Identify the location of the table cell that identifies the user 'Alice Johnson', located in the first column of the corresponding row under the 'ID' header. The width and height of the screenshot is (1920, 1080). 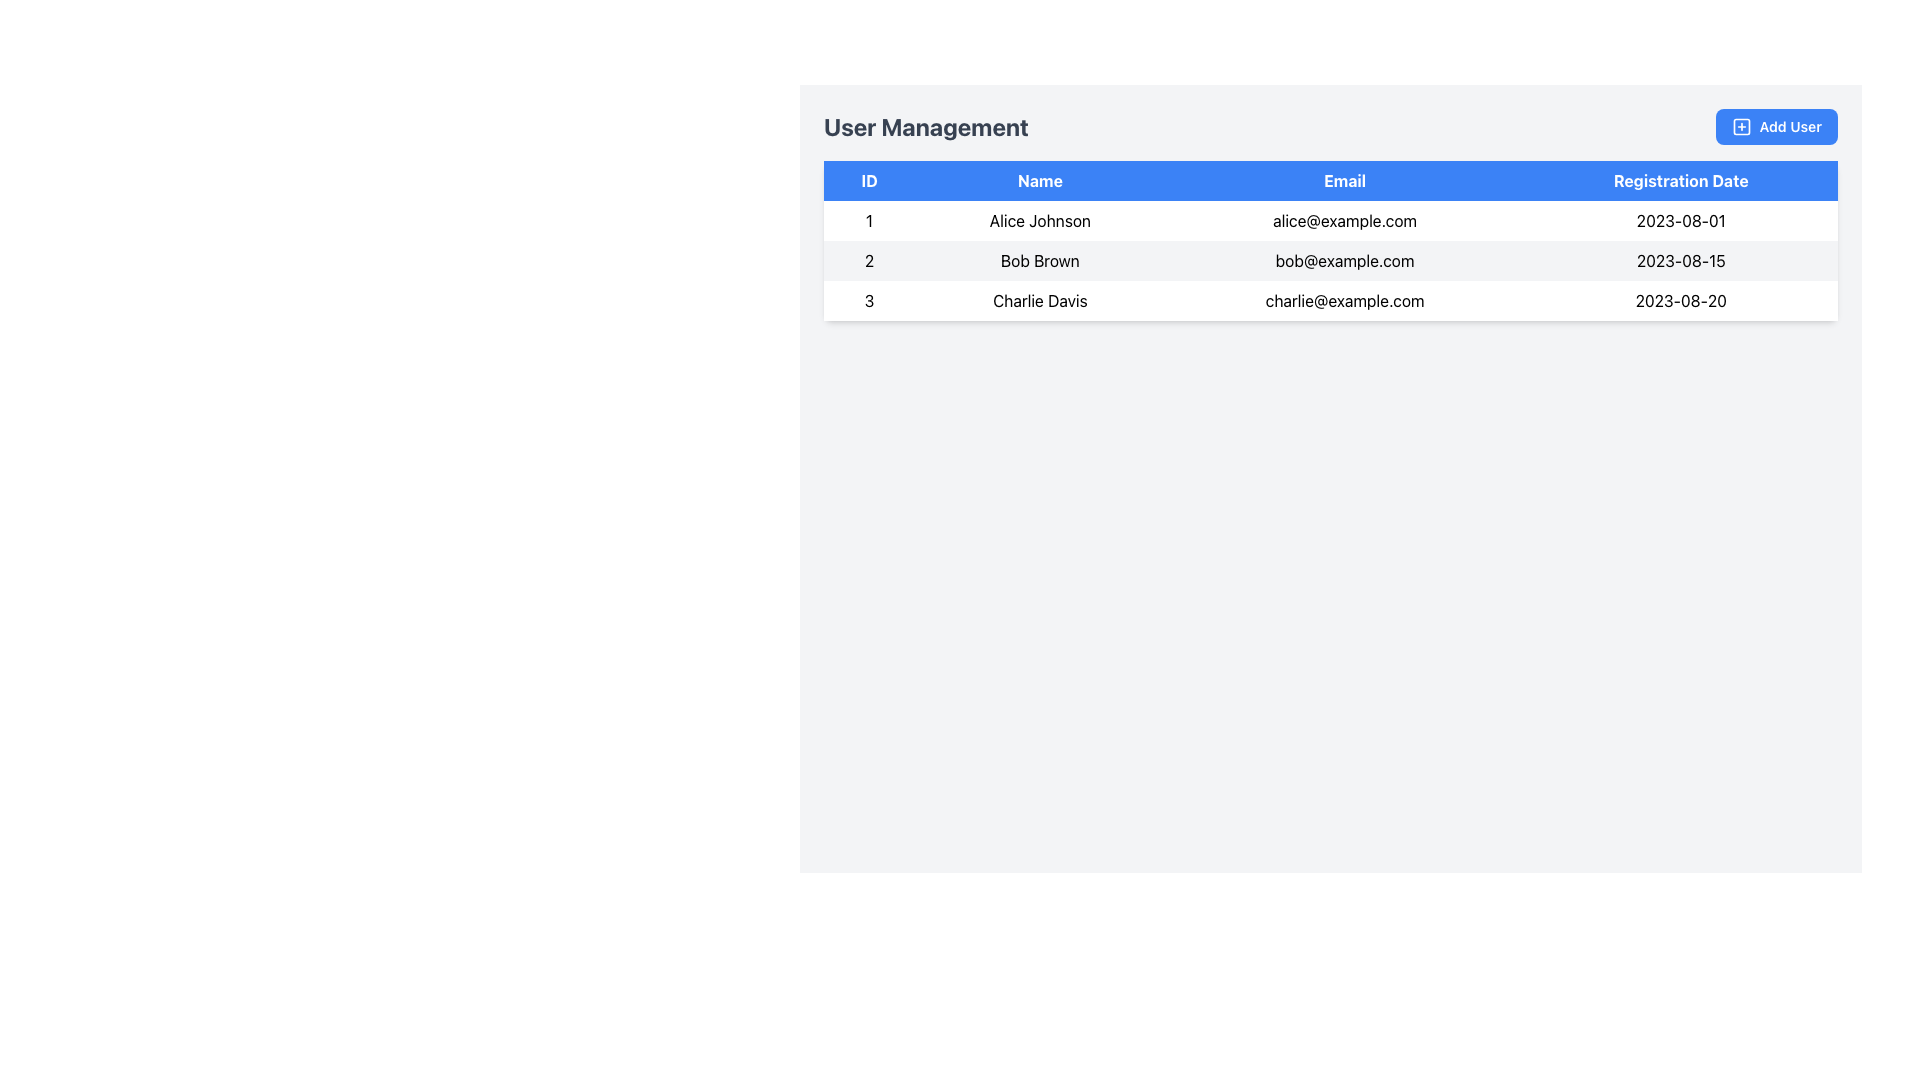
(869, 220).